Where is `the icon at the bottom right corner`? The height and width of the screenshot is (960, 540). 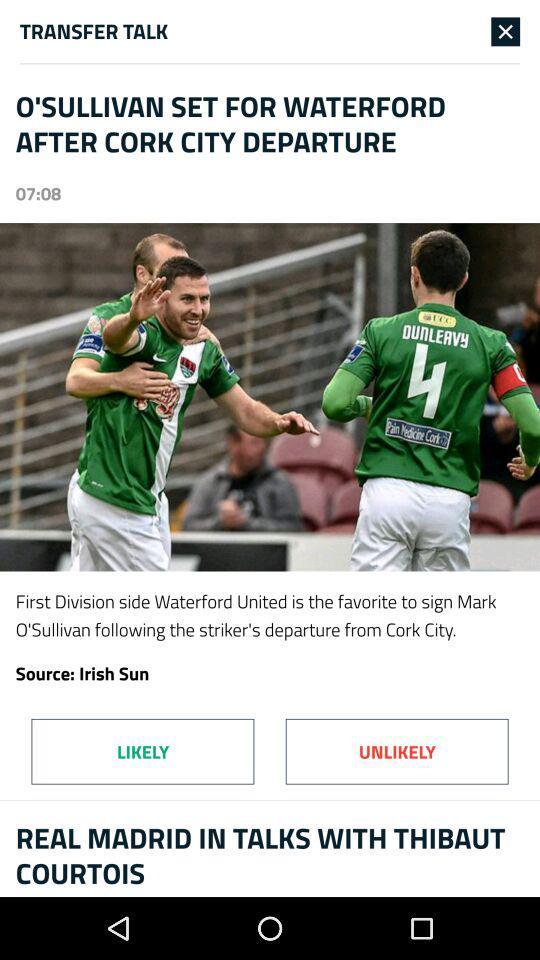 the icon at the bottom right corner is located at coordinates (397, 750).